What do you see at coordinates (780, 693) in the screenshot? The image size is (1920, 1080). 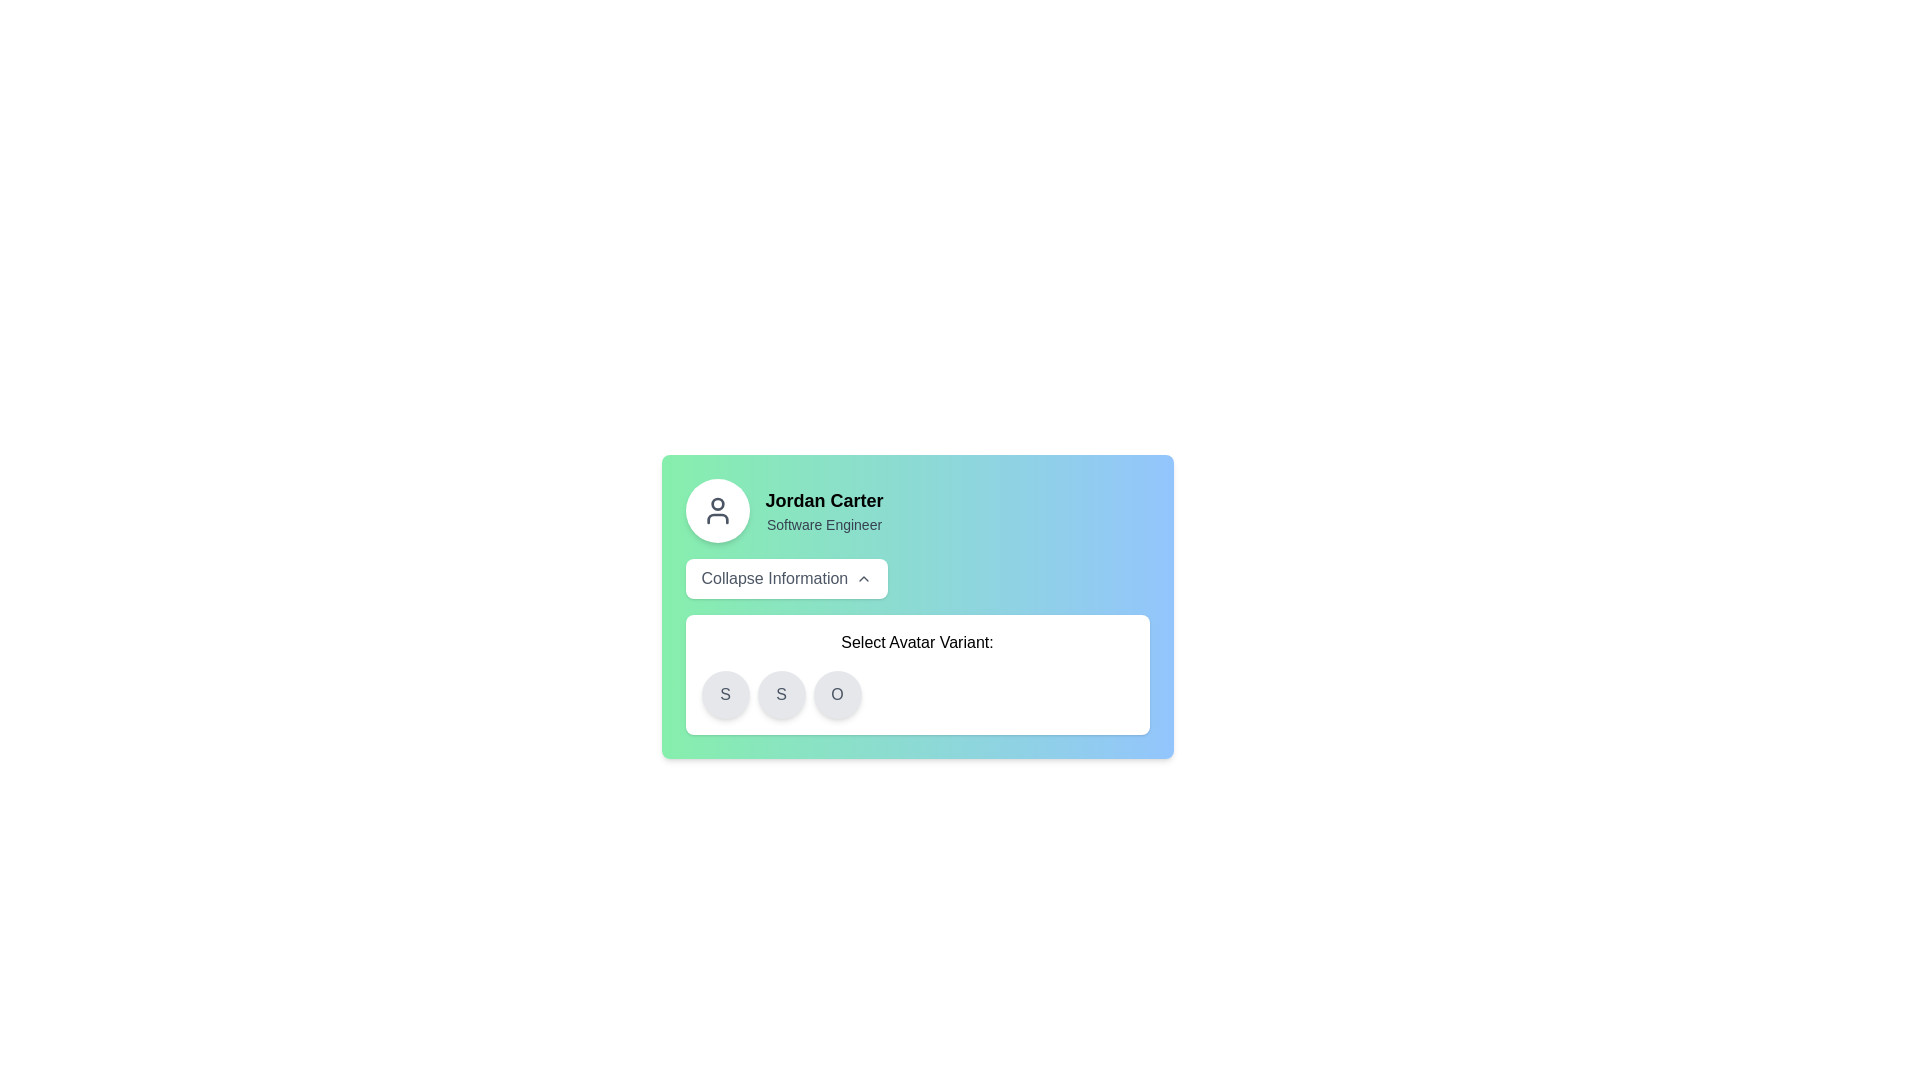 I see `the second circular button in the 'Select Avatar Variant' section, which allows the user to choose the 'S' variant of the avatar design` at bounding box center [780, 693].